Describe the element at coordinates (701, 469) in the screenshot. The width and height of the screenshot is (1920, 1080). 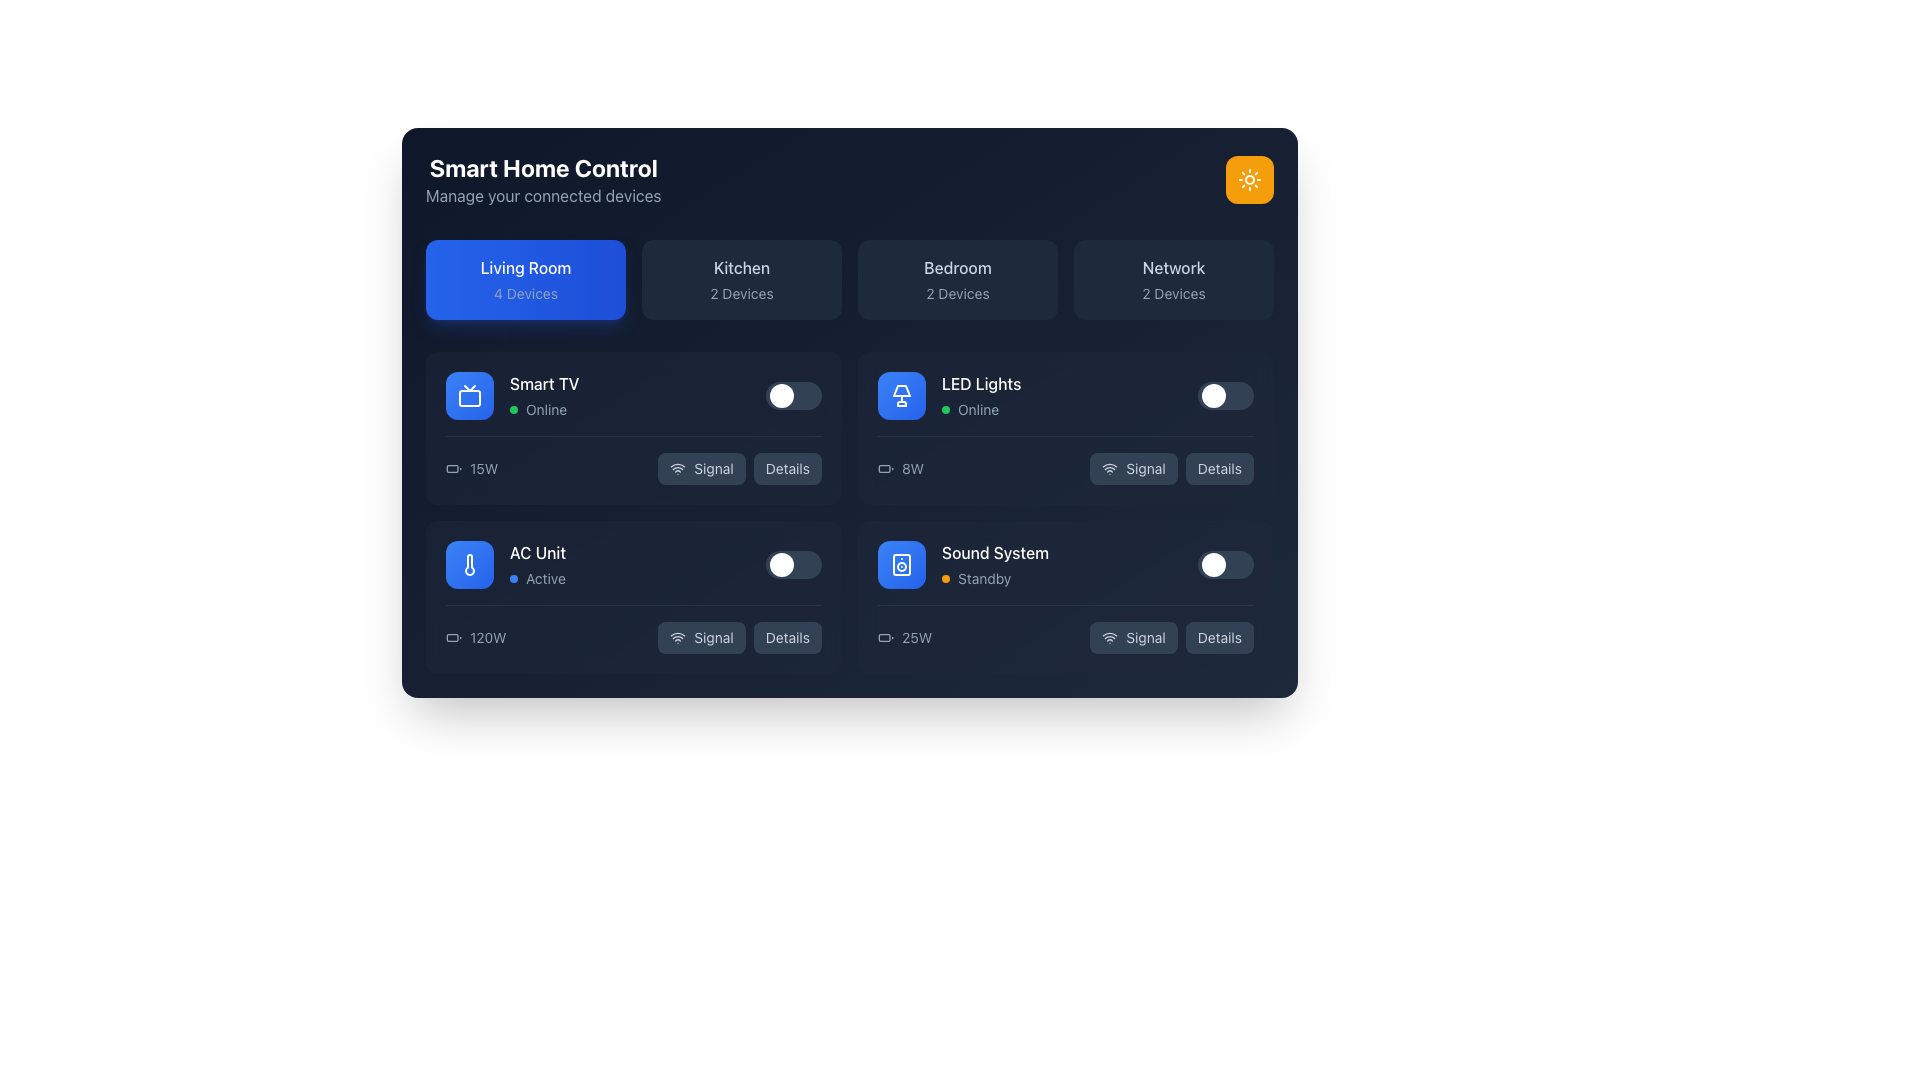
I see `the button that indicates the signal status or network connectivity of the Smart TV, located at the bottom left of the Smart TV card in the Living Room section` at that location.